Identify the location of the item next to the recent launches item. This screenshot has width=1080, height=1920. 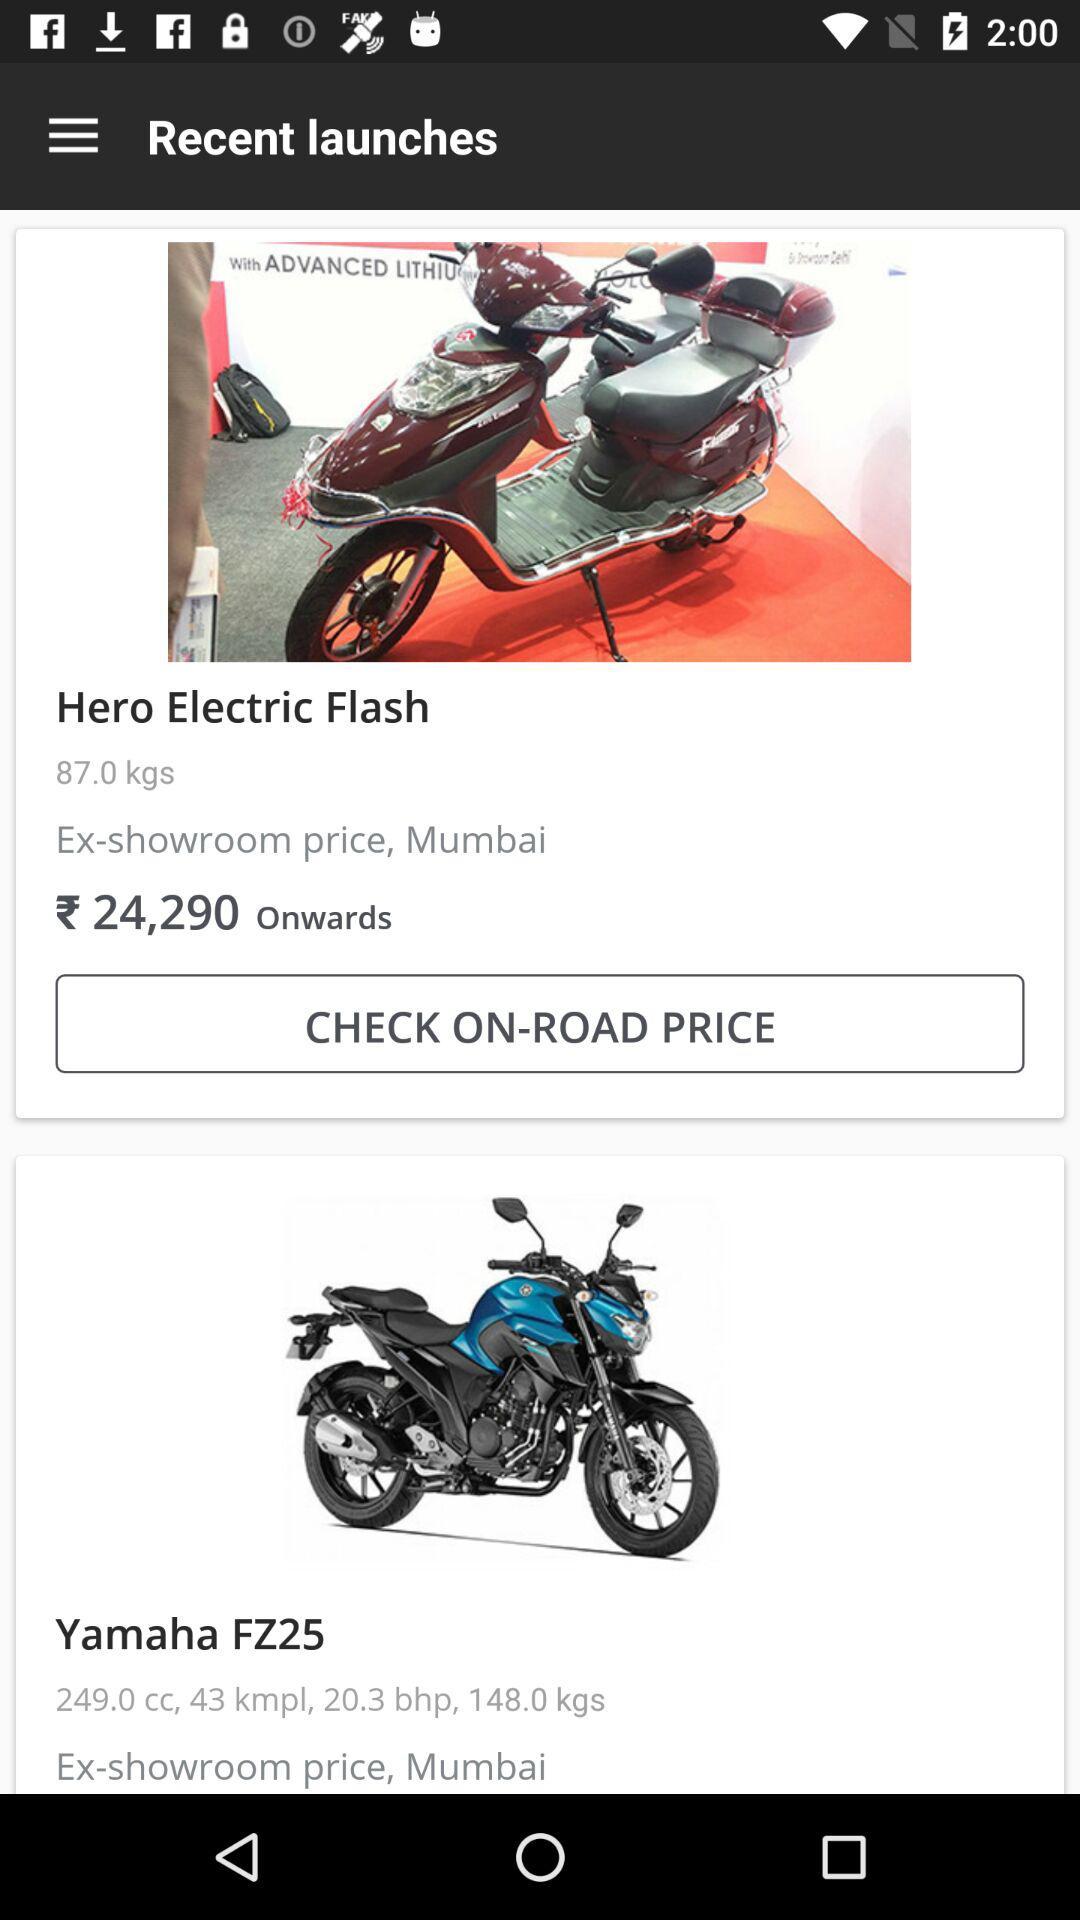
(72, 135).